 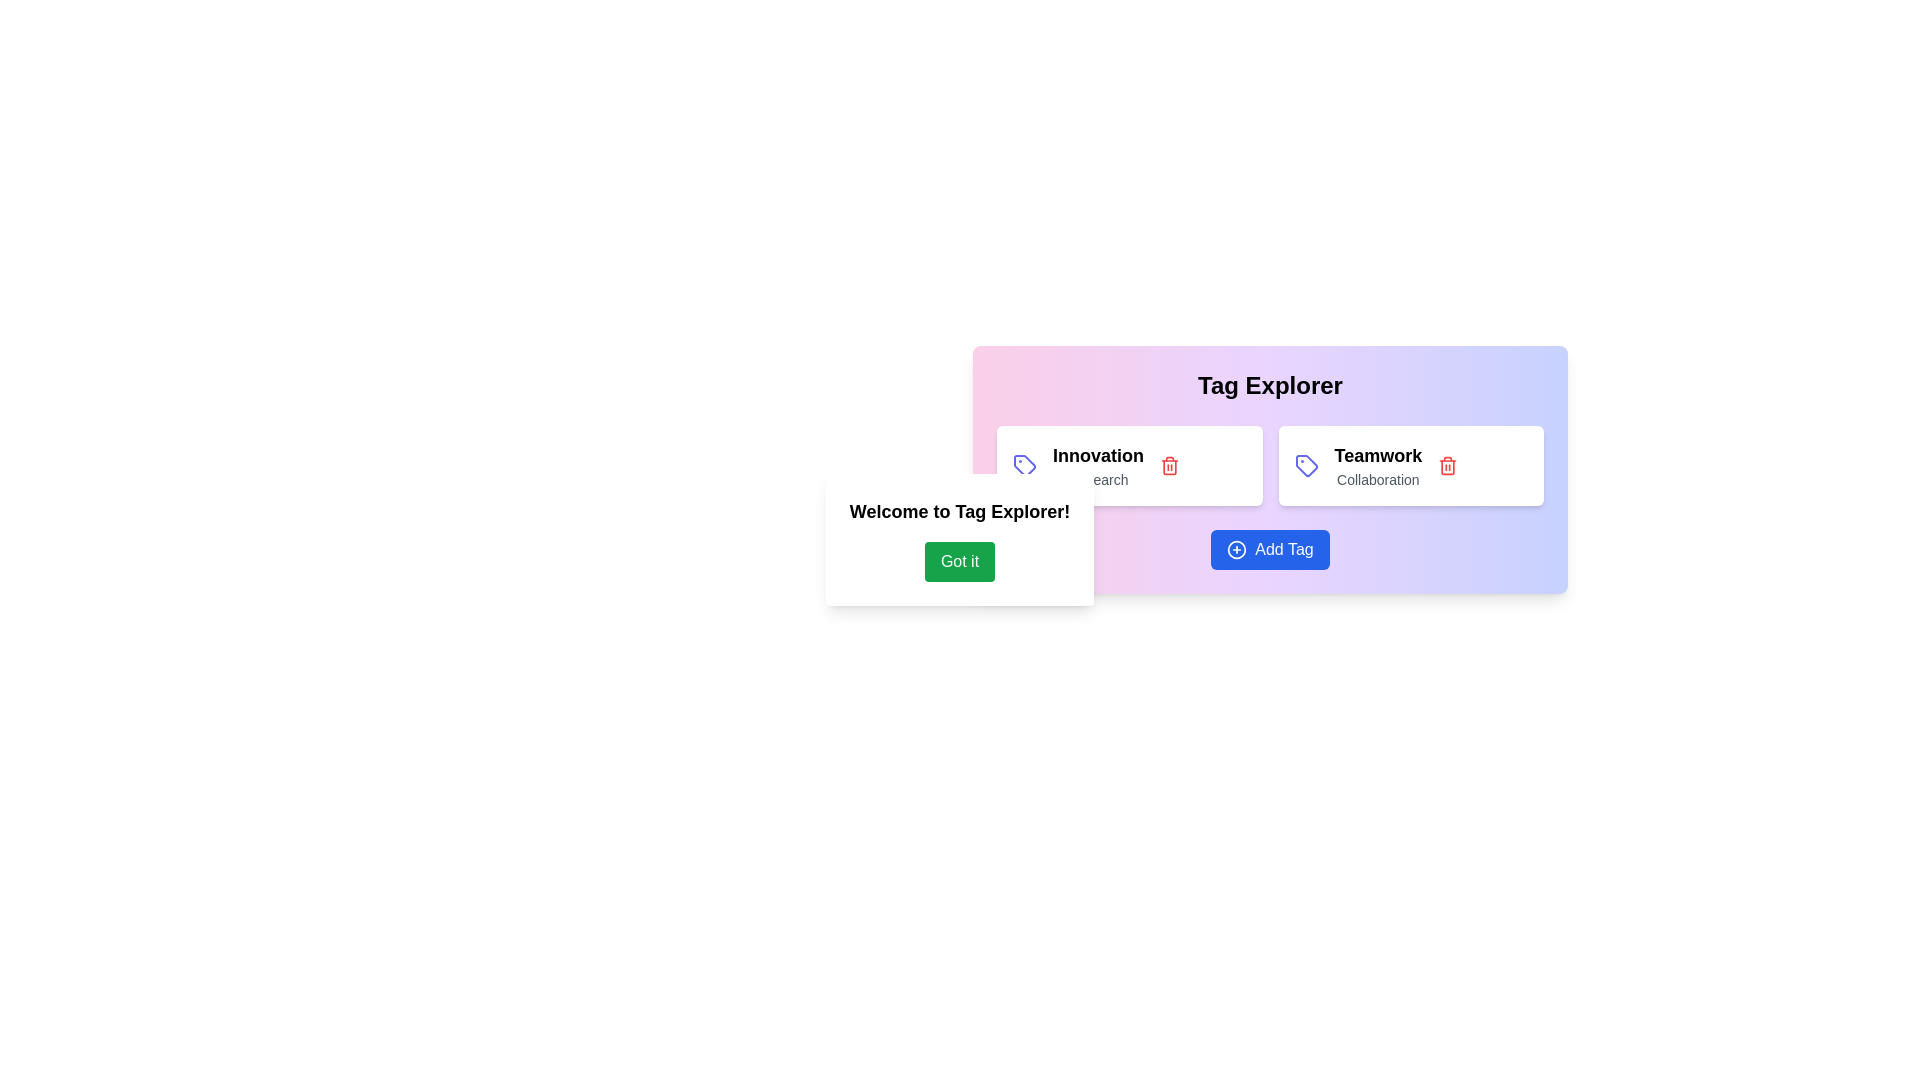 What do you see at coordinates (1097, 466) in the screenshot?
I see `text of the 'Innovation Research' label displayed in the central text element within the card layout` at bounding box center [1097, 466].